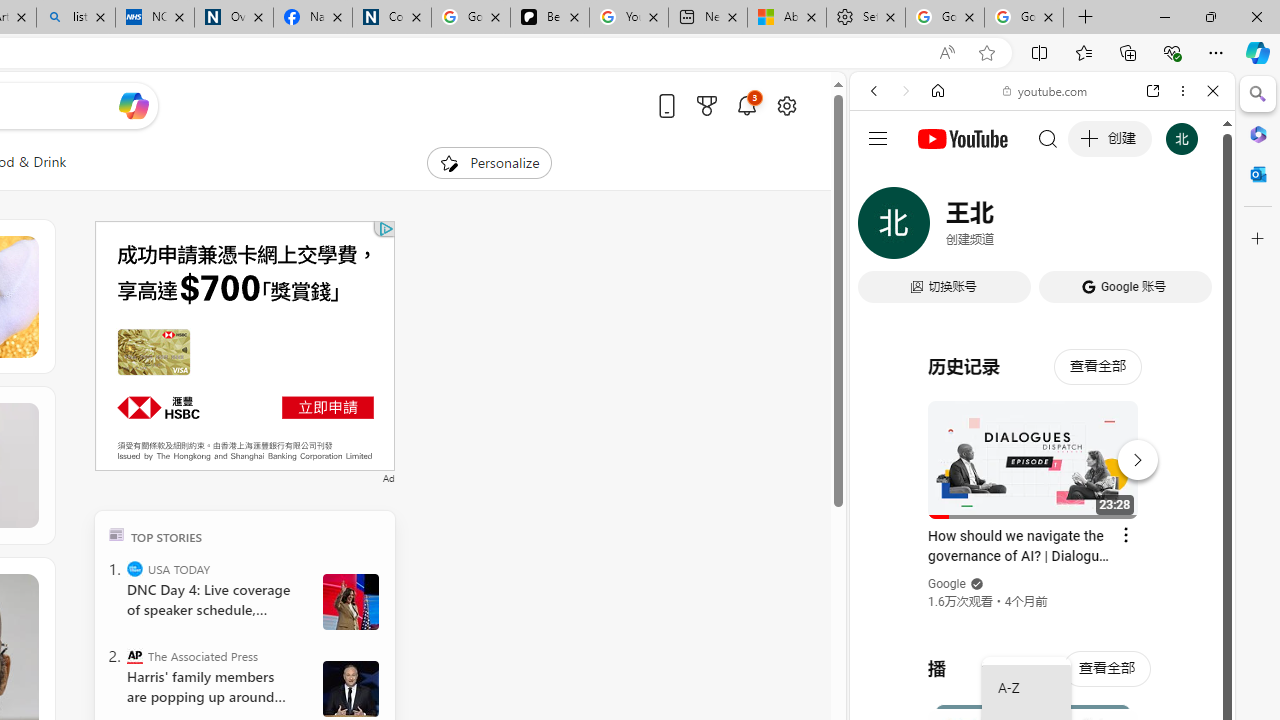  What do you see at coordinates (134, 568) in the screenshot?
I see `'USA TODAY'` at bounding box center [134, 568].